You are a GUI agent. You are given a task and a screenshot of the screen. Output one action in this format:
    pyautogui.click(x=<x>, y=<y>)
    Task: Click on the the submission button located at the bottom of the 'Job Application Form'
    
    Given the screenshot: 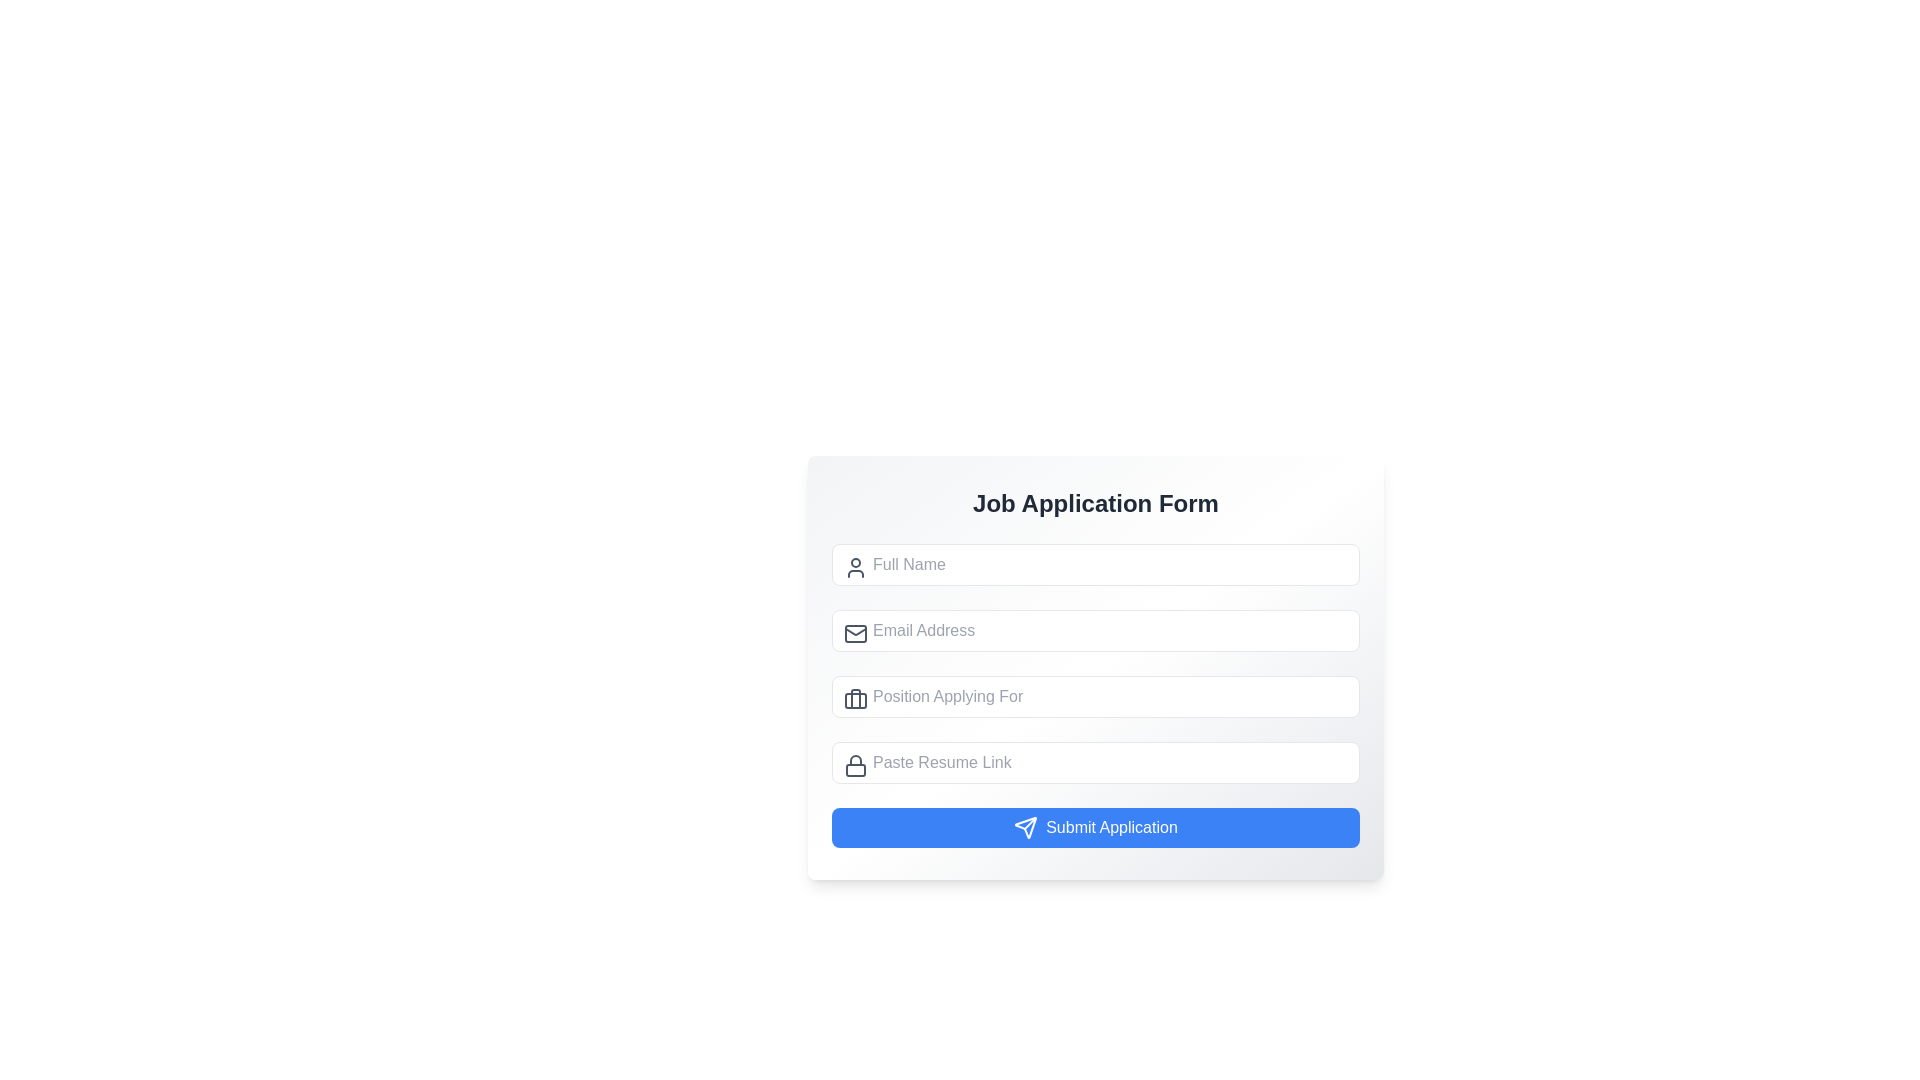 What is the action you would take?
    pyautogui.click(x=1094, y=828)
    